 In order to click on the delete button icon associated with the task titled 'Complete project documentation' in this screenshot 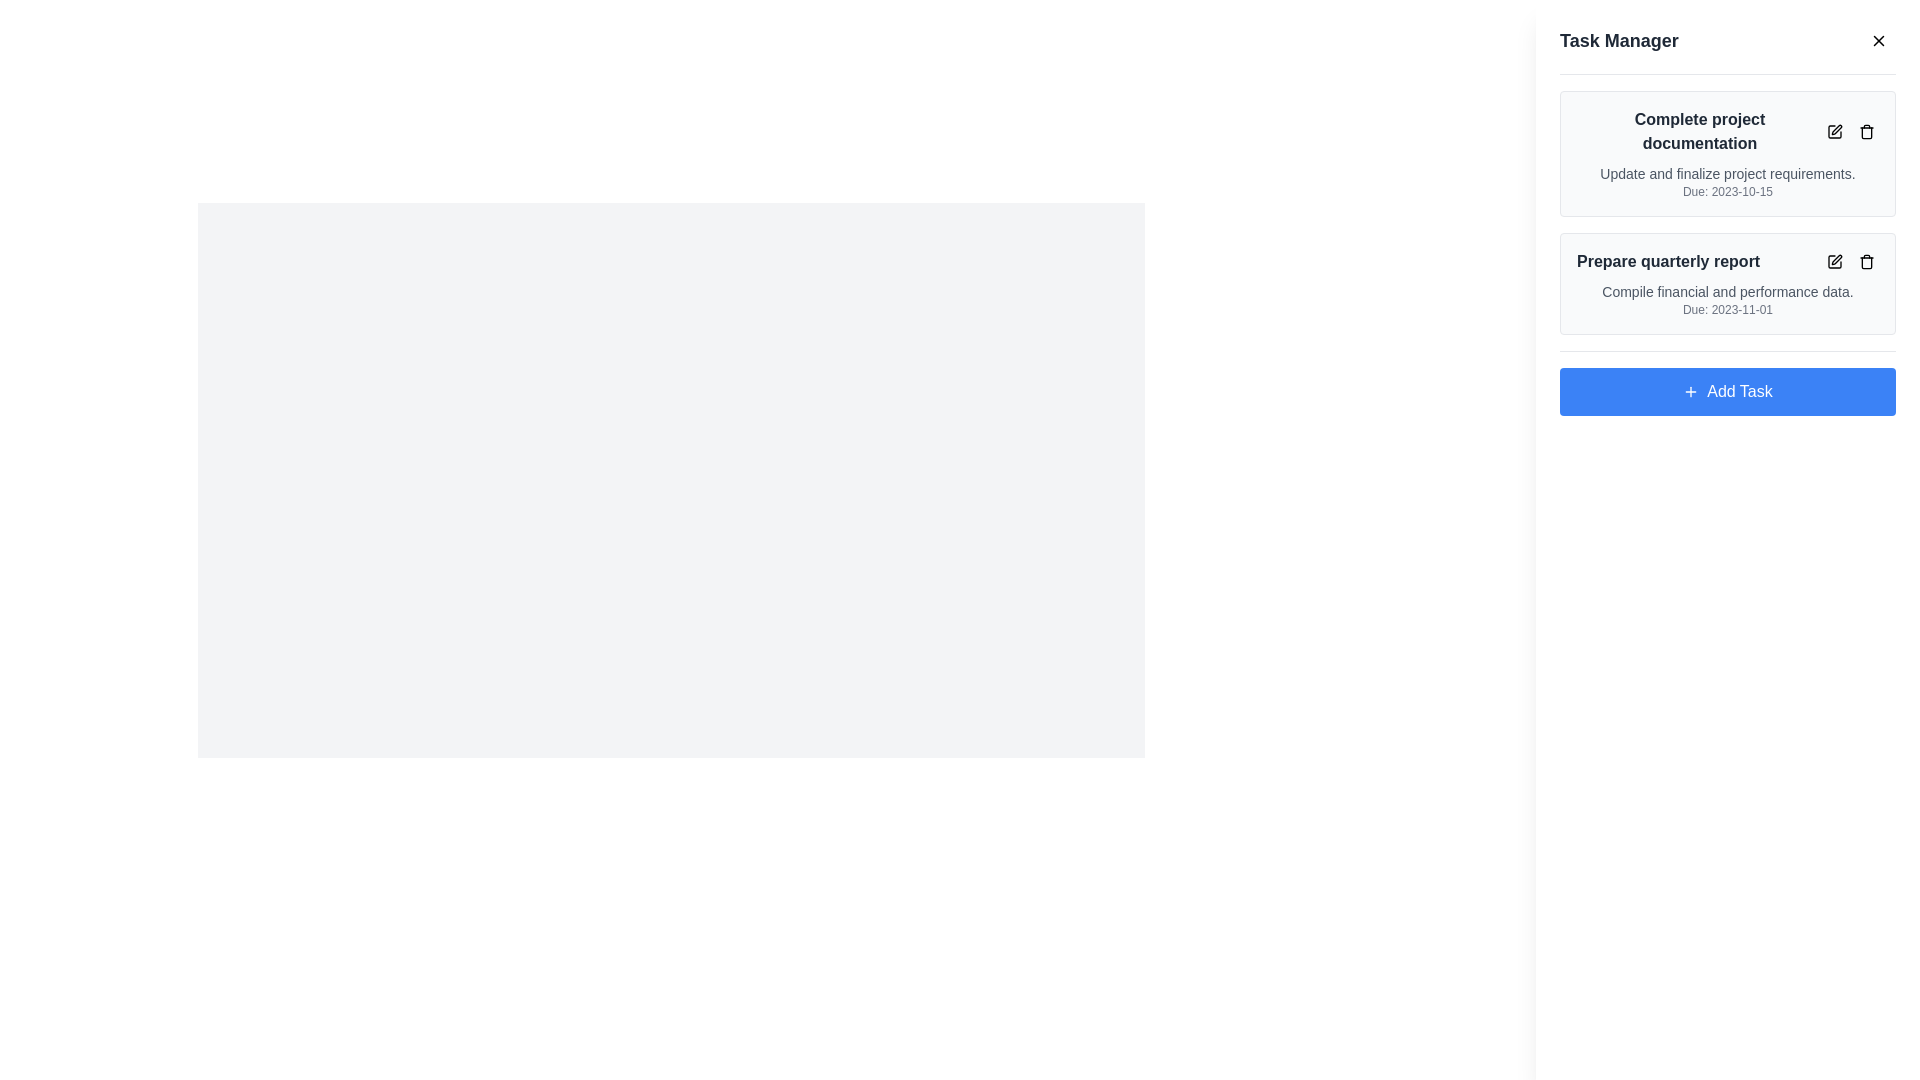, I will do `click(1866, 131)`.